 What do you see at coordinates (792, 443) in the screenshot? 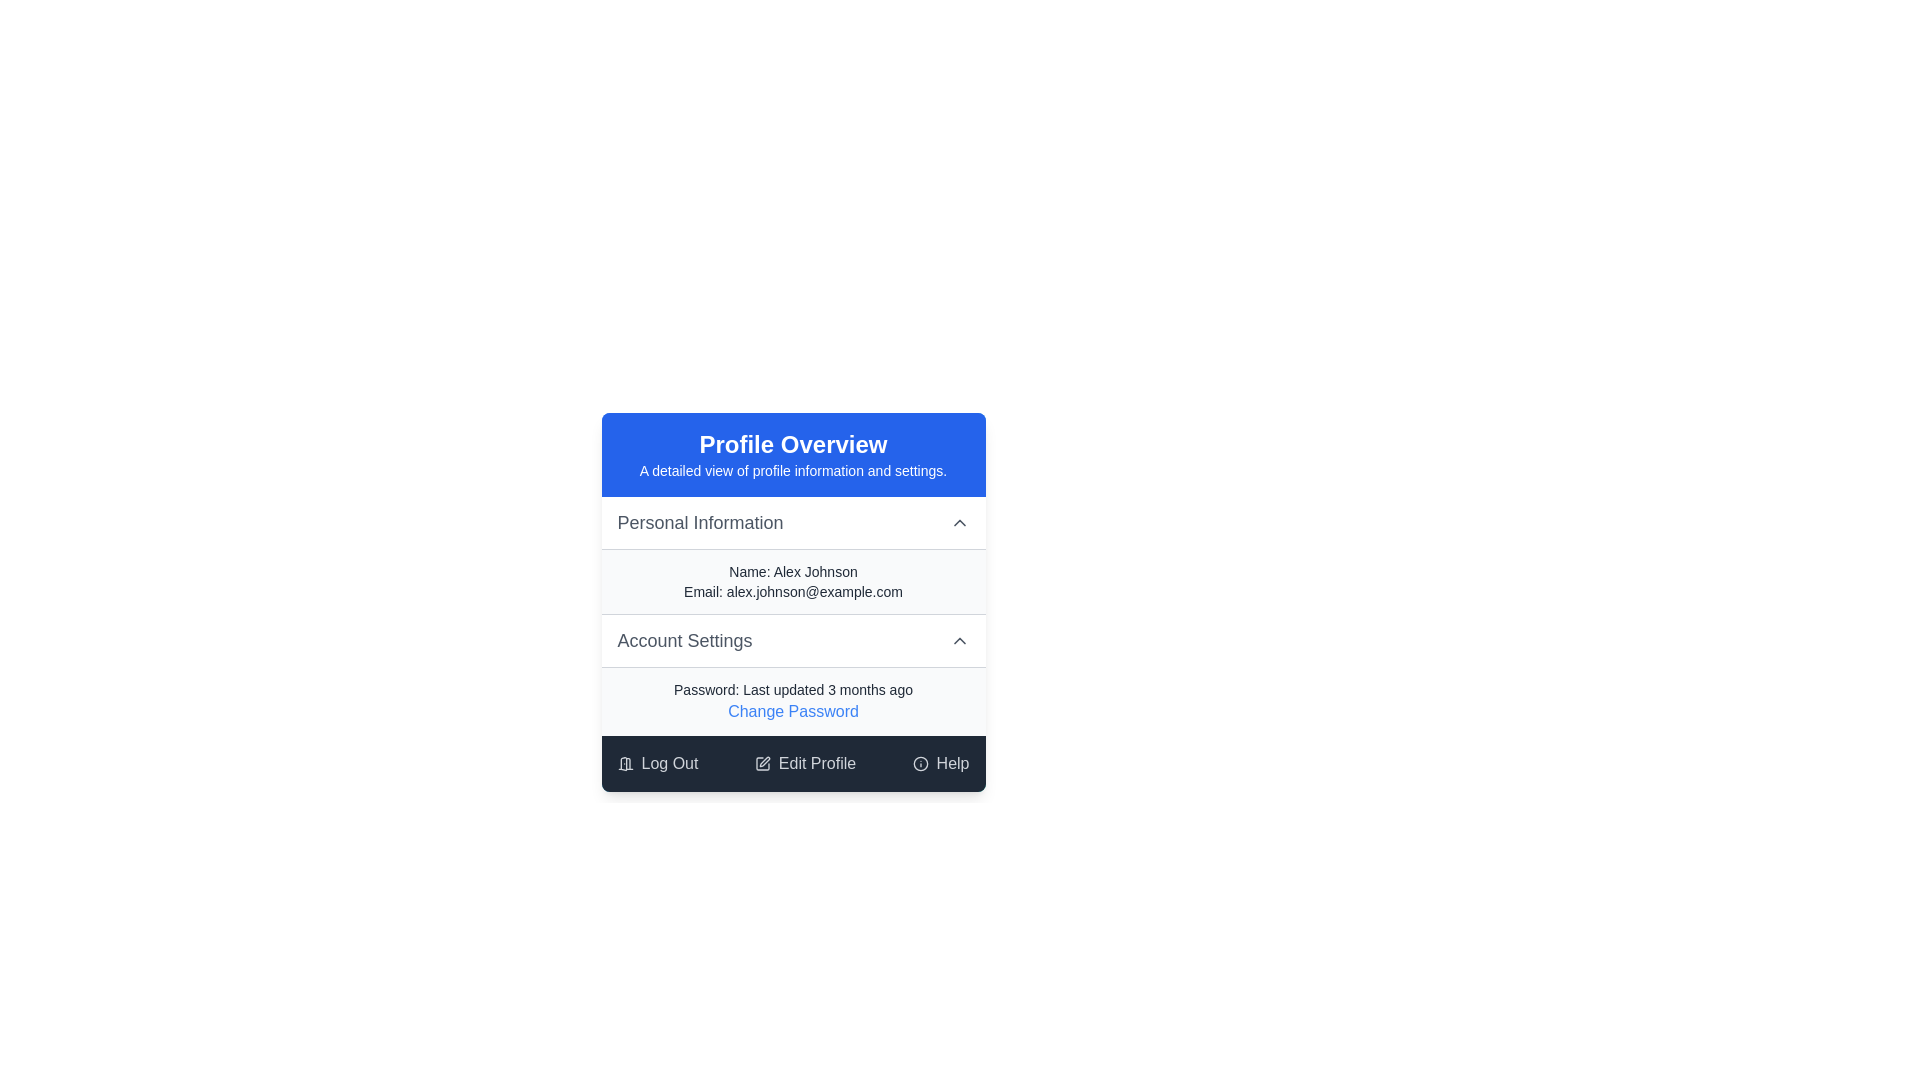
I see `the title text 'Profile Overview' which is styled with a bold font and large size, located at the top center of a blue rectangular section` at bounding box center [792, 443].